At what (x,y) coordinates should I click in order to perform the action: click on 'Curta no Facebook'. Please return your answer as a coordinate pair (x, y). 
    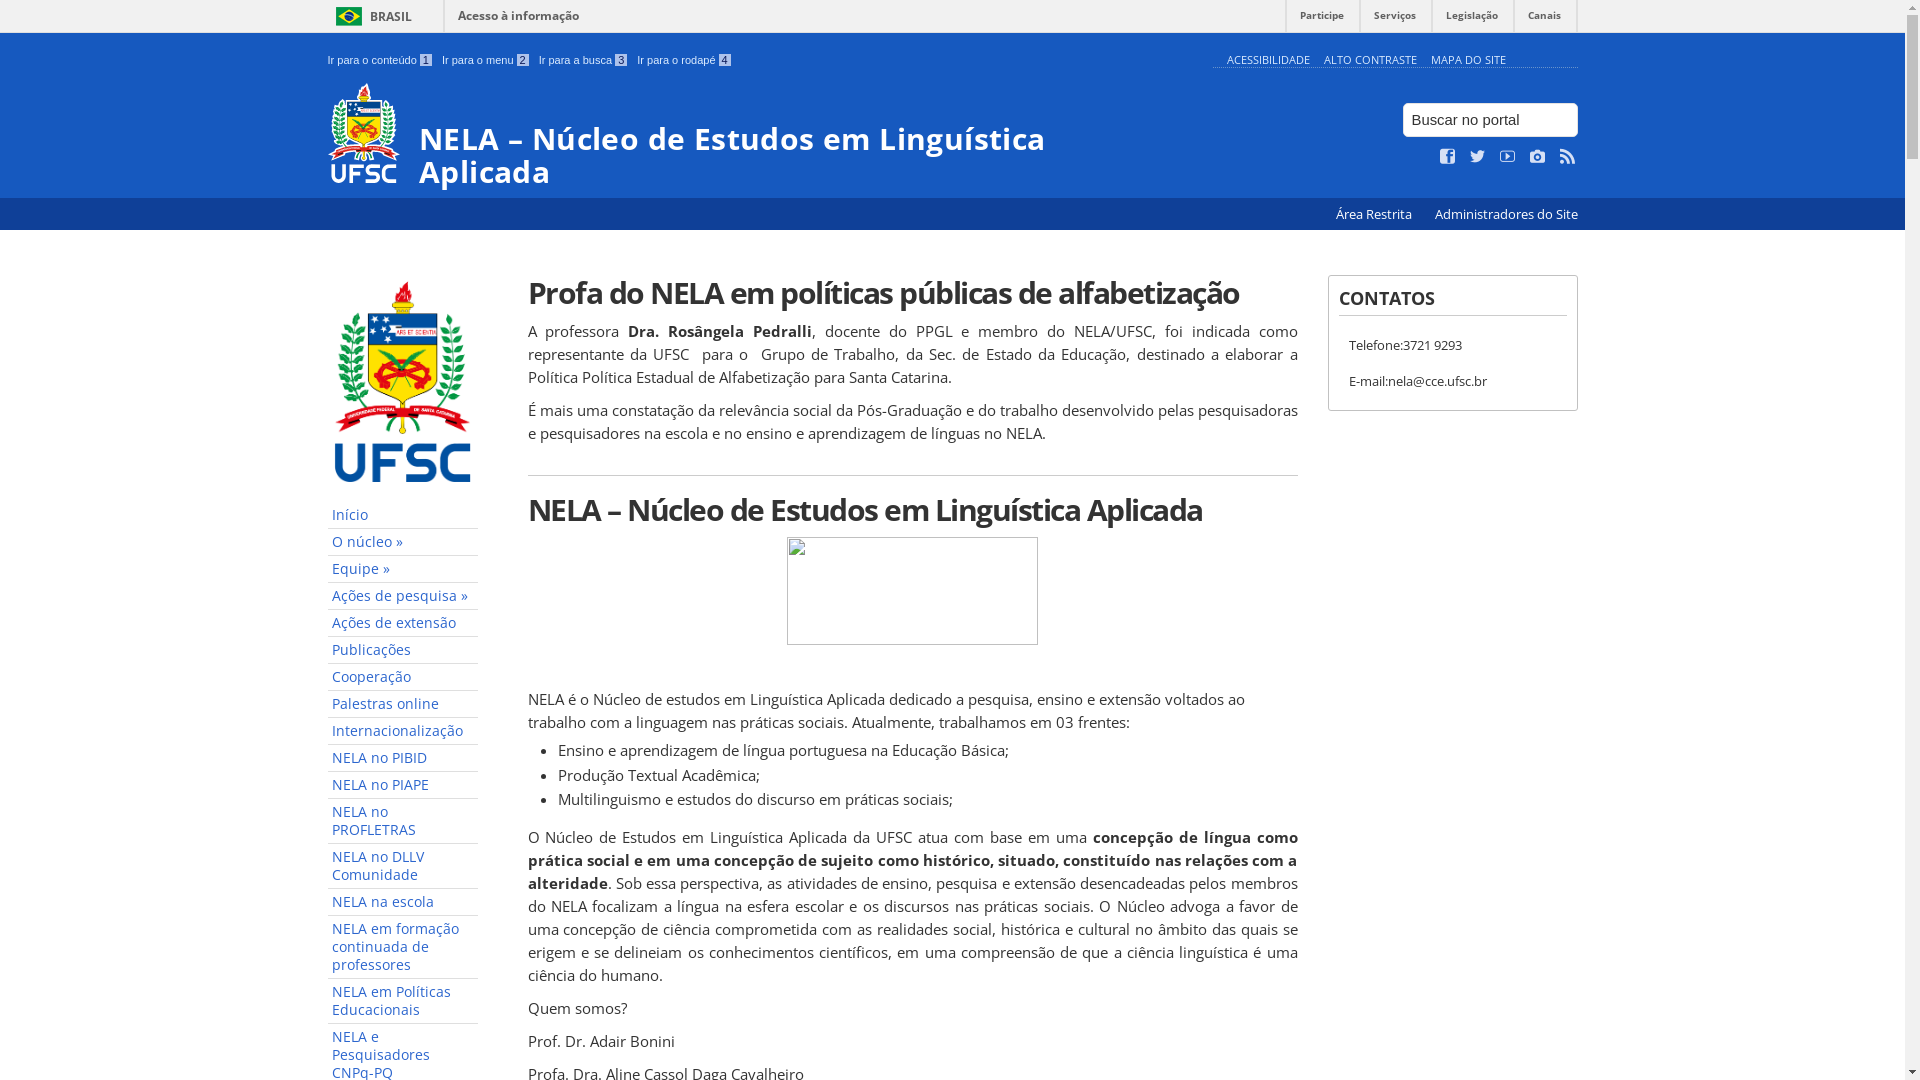
    Looking at the image, I should click on (1448, 156).